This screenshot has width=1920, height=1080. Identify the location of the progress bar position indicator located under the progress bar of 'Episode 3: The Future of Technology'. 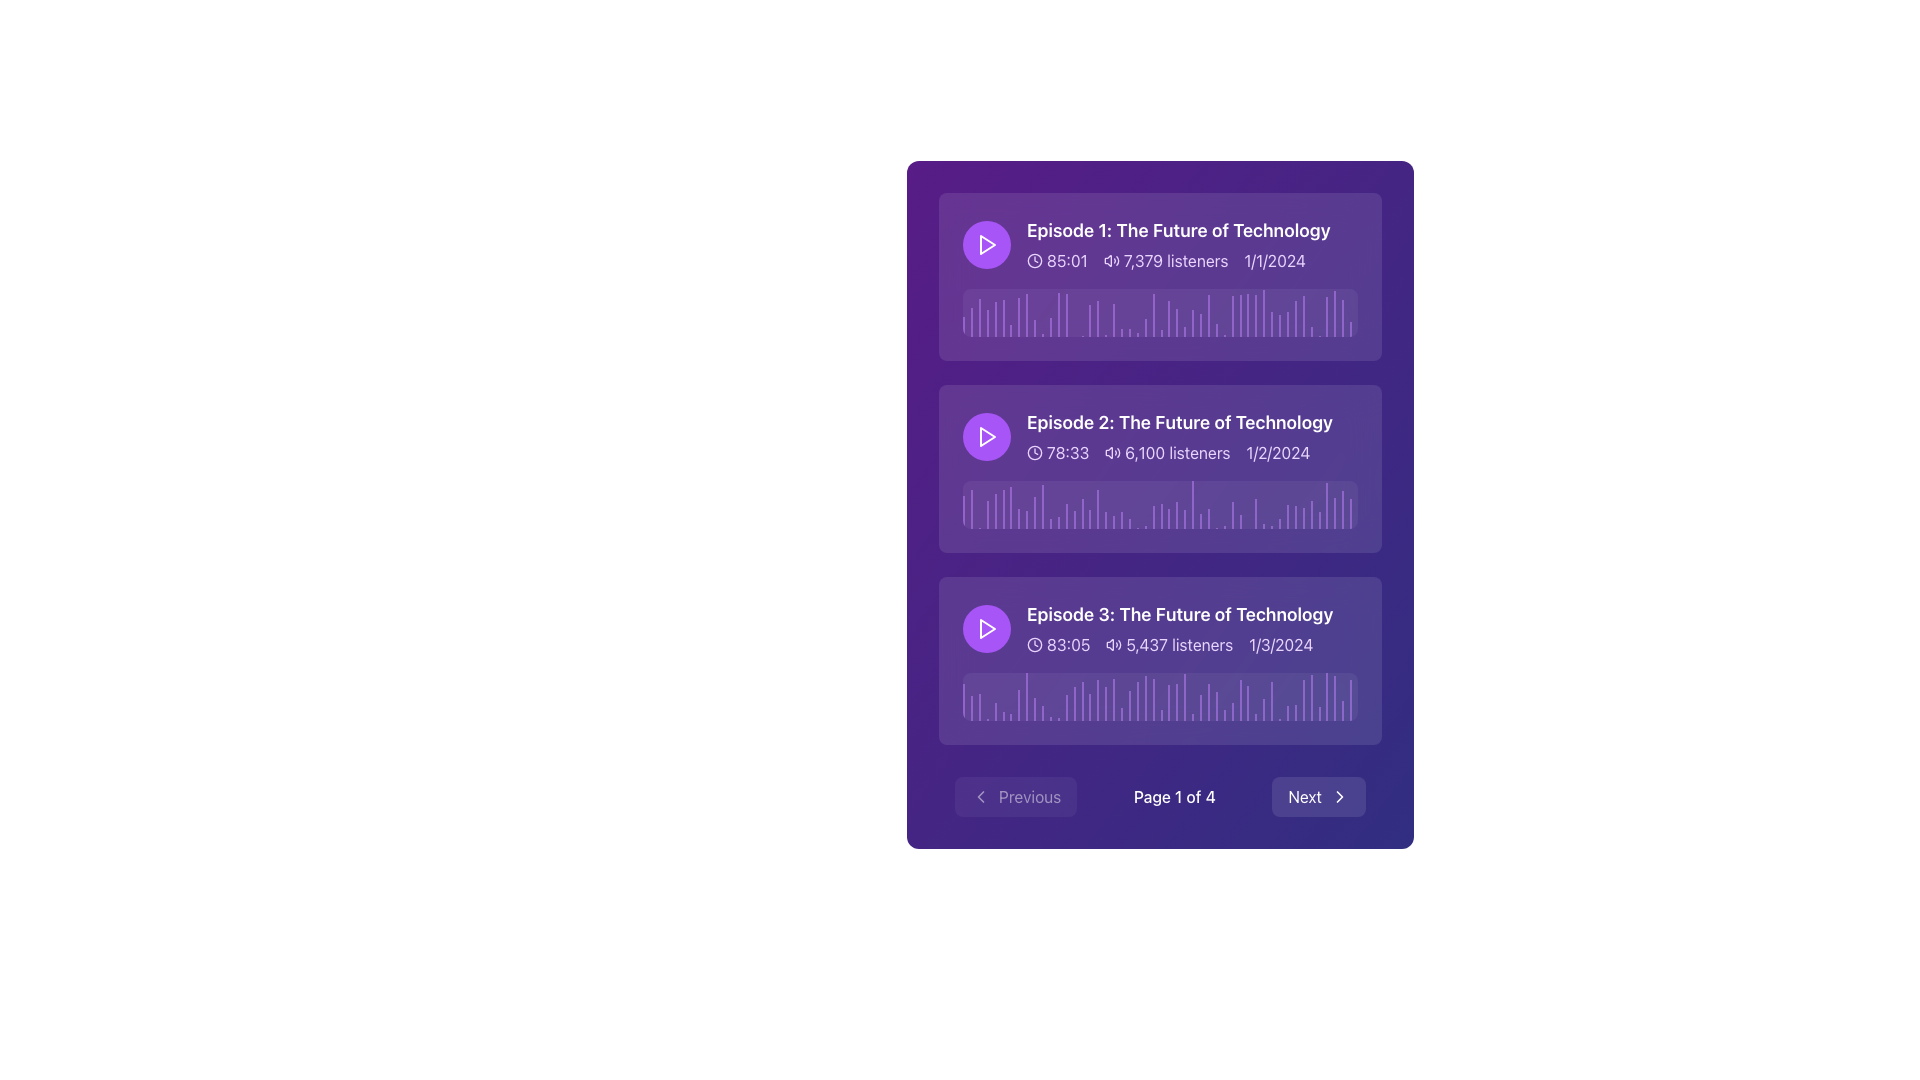
(1271, 700).